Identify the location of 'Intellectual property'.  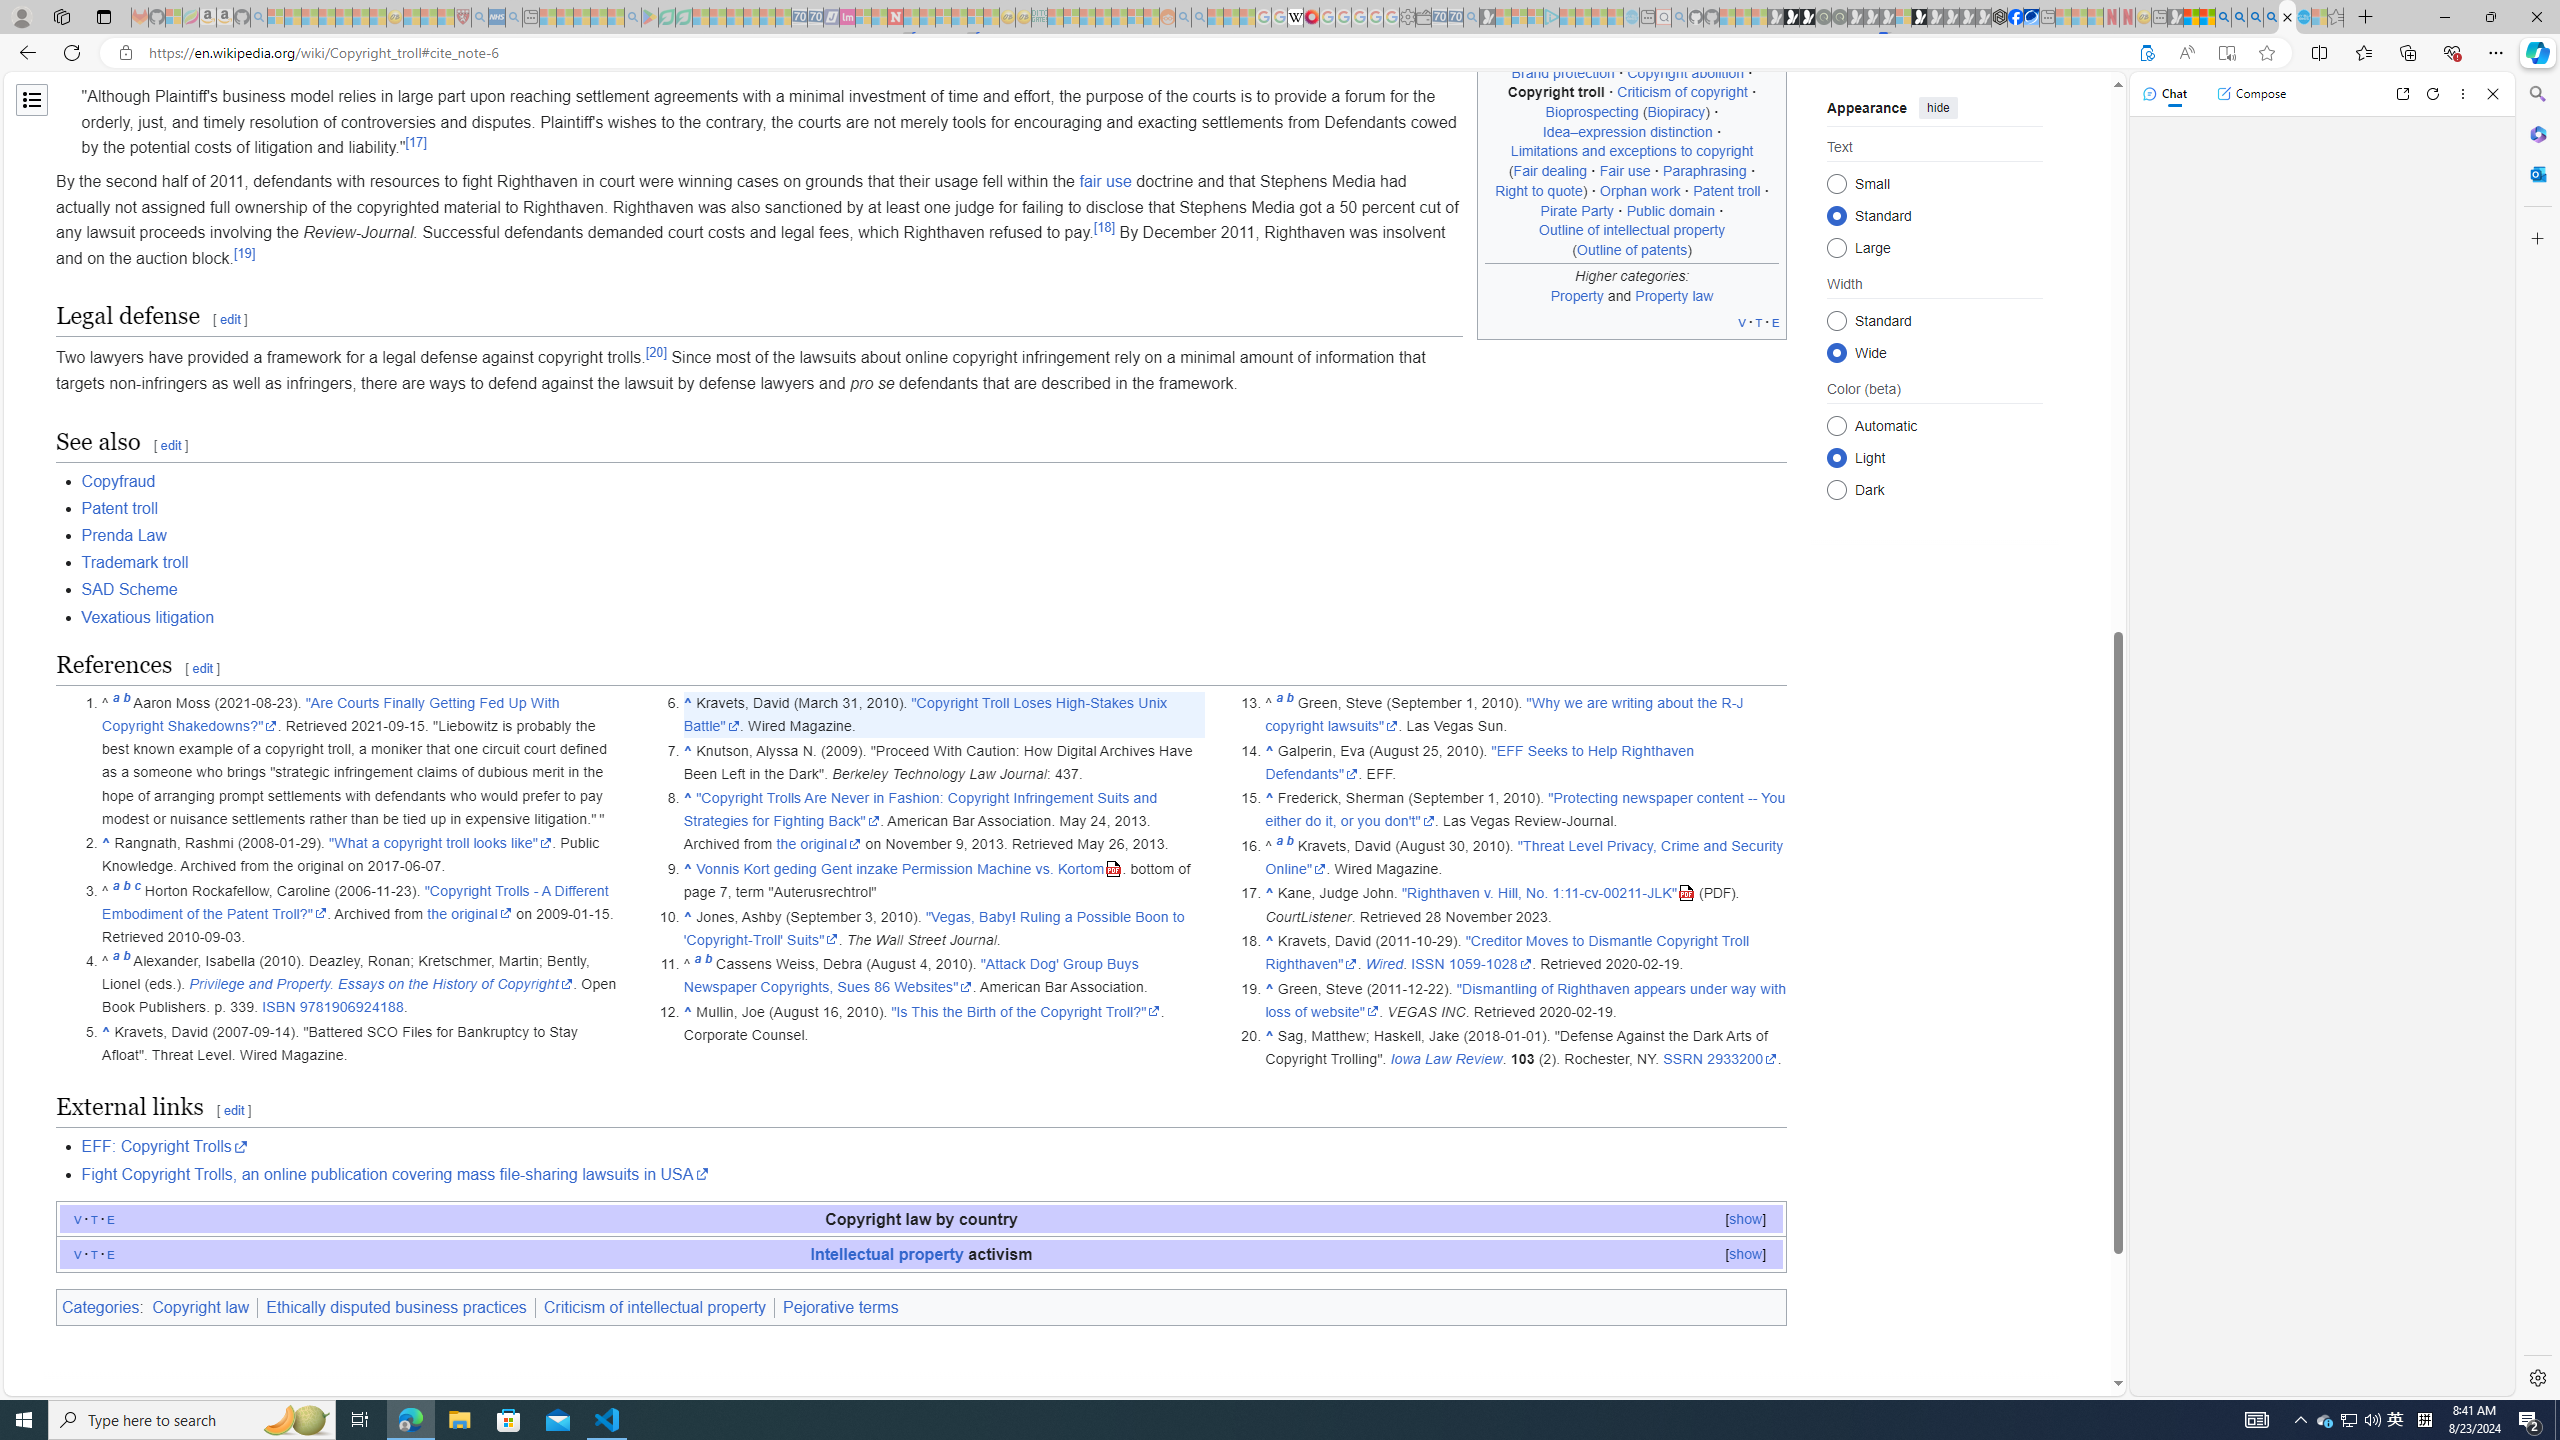
(886, 1252).